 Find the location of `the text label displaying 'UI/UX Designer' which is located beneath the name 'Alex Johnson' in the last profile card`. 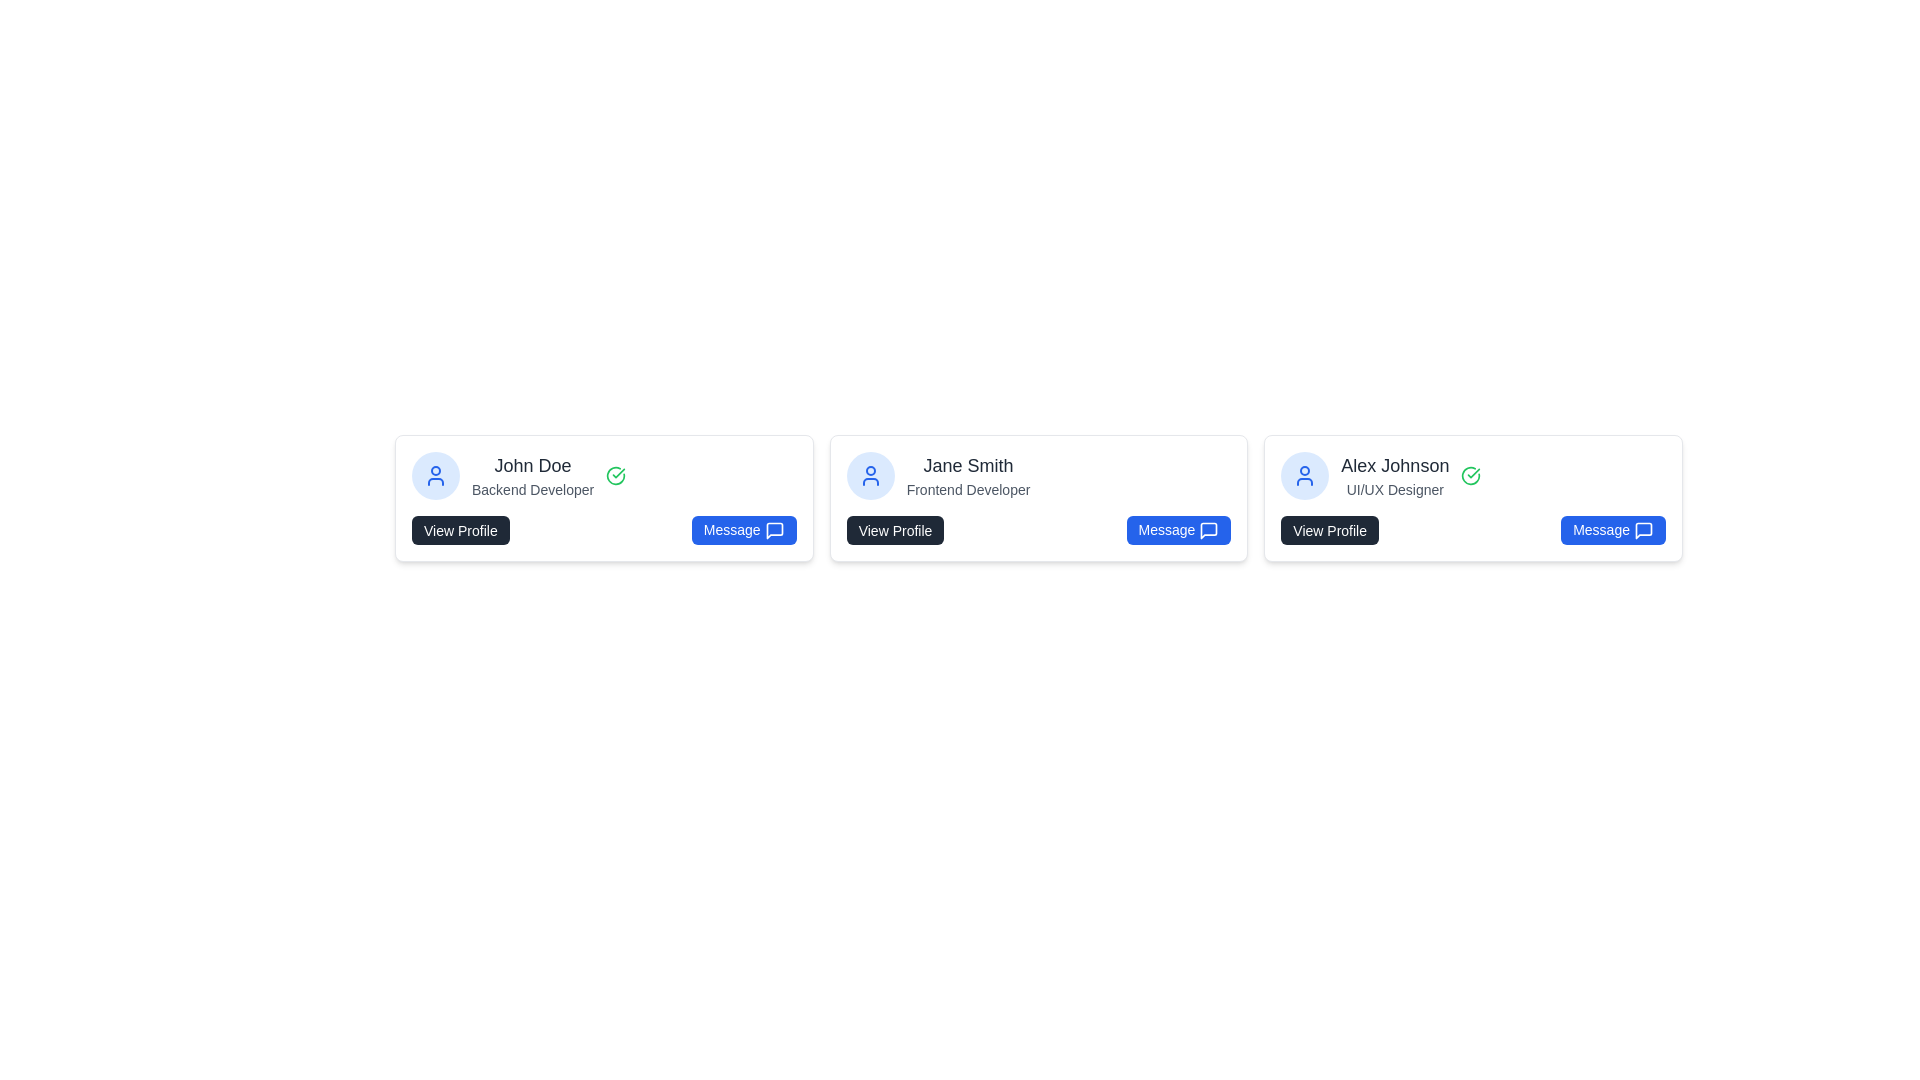

the text label displaying 'UI/UX Designer' which is located beneath the name 'Alex Johnson' in the last profile card is located at coordinates (1394, 489).